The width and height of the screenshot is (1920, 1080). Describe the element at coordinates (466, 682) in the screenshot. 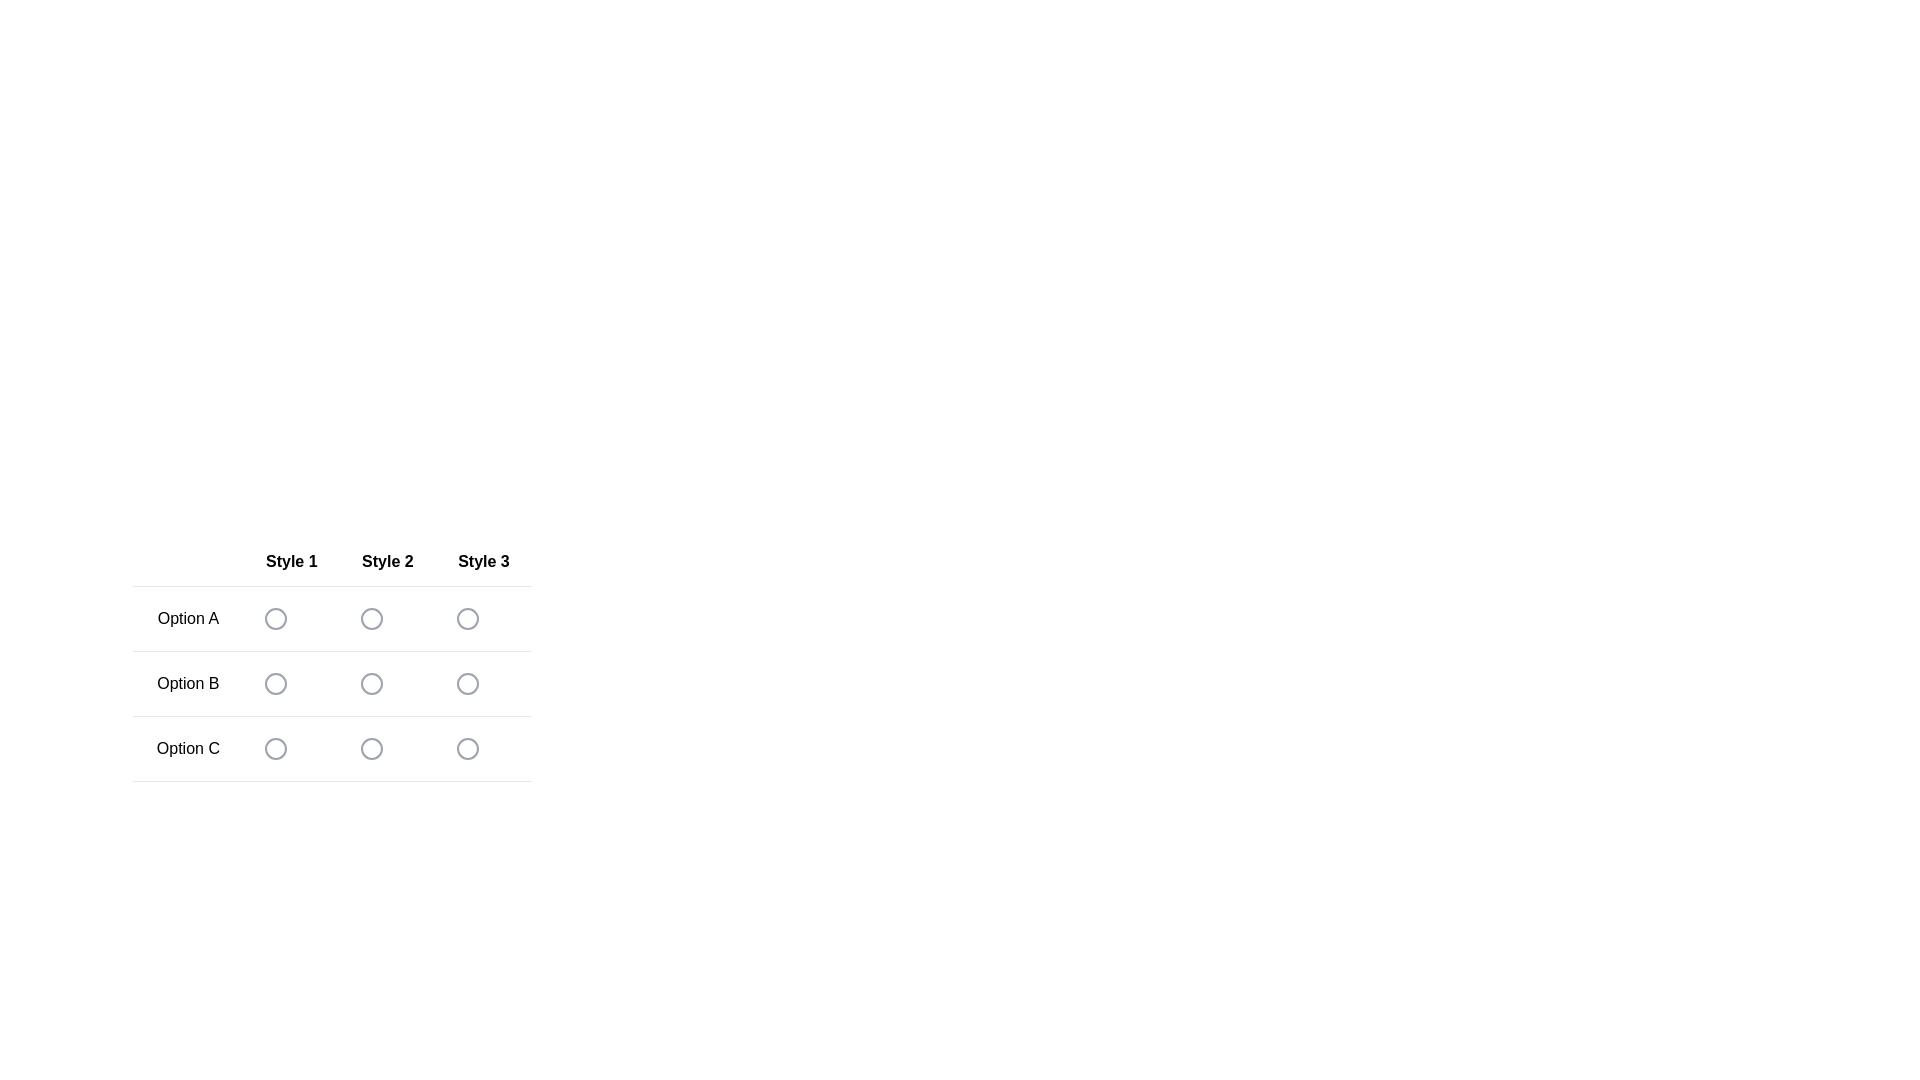

I see `the unselected radio button located in the third column of the second row, under the header 'Style 3' and next to 'Option B.'` at that location.